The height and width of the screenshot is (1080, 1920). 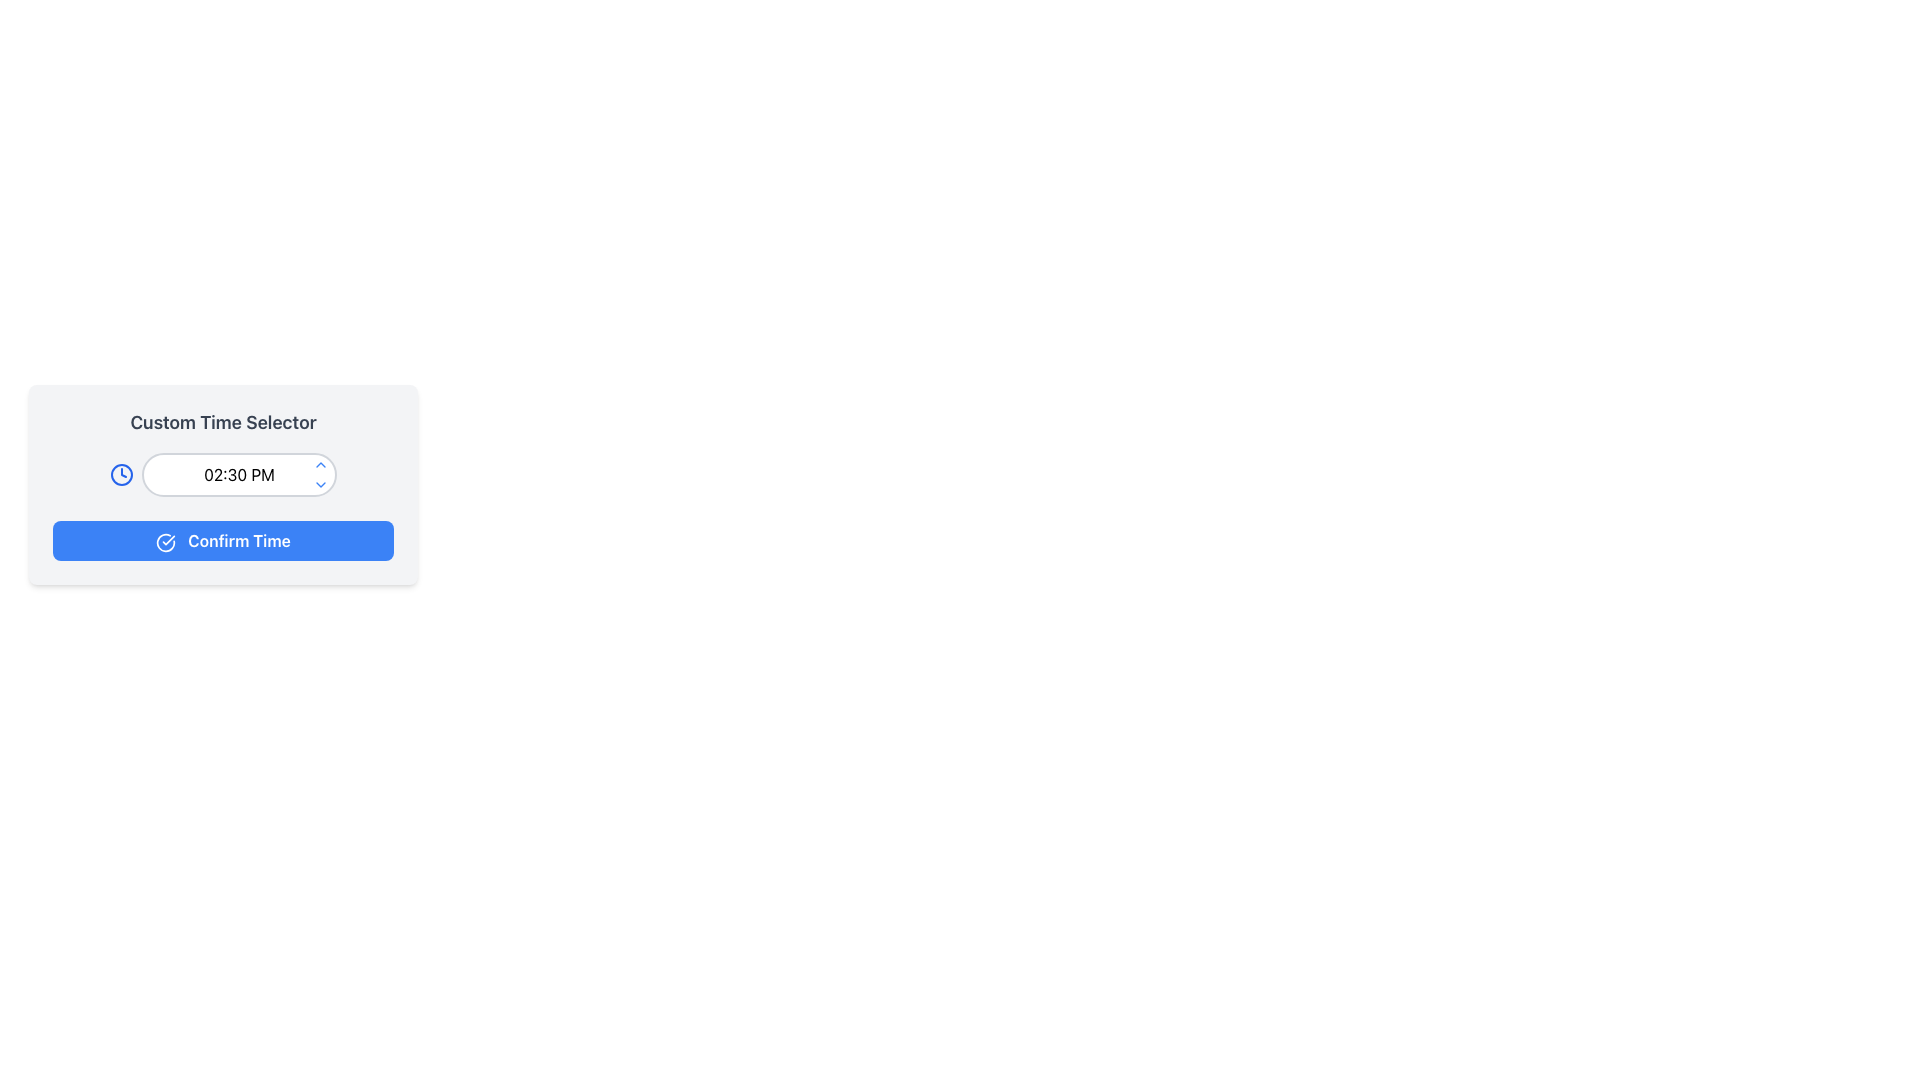 What do you see at coordinates (321, 474) in the screenshot?
I see `the downward arrow of the Time adjustment control to decrement the time value displayed in the associated input field` at bounding box center [321, 474].